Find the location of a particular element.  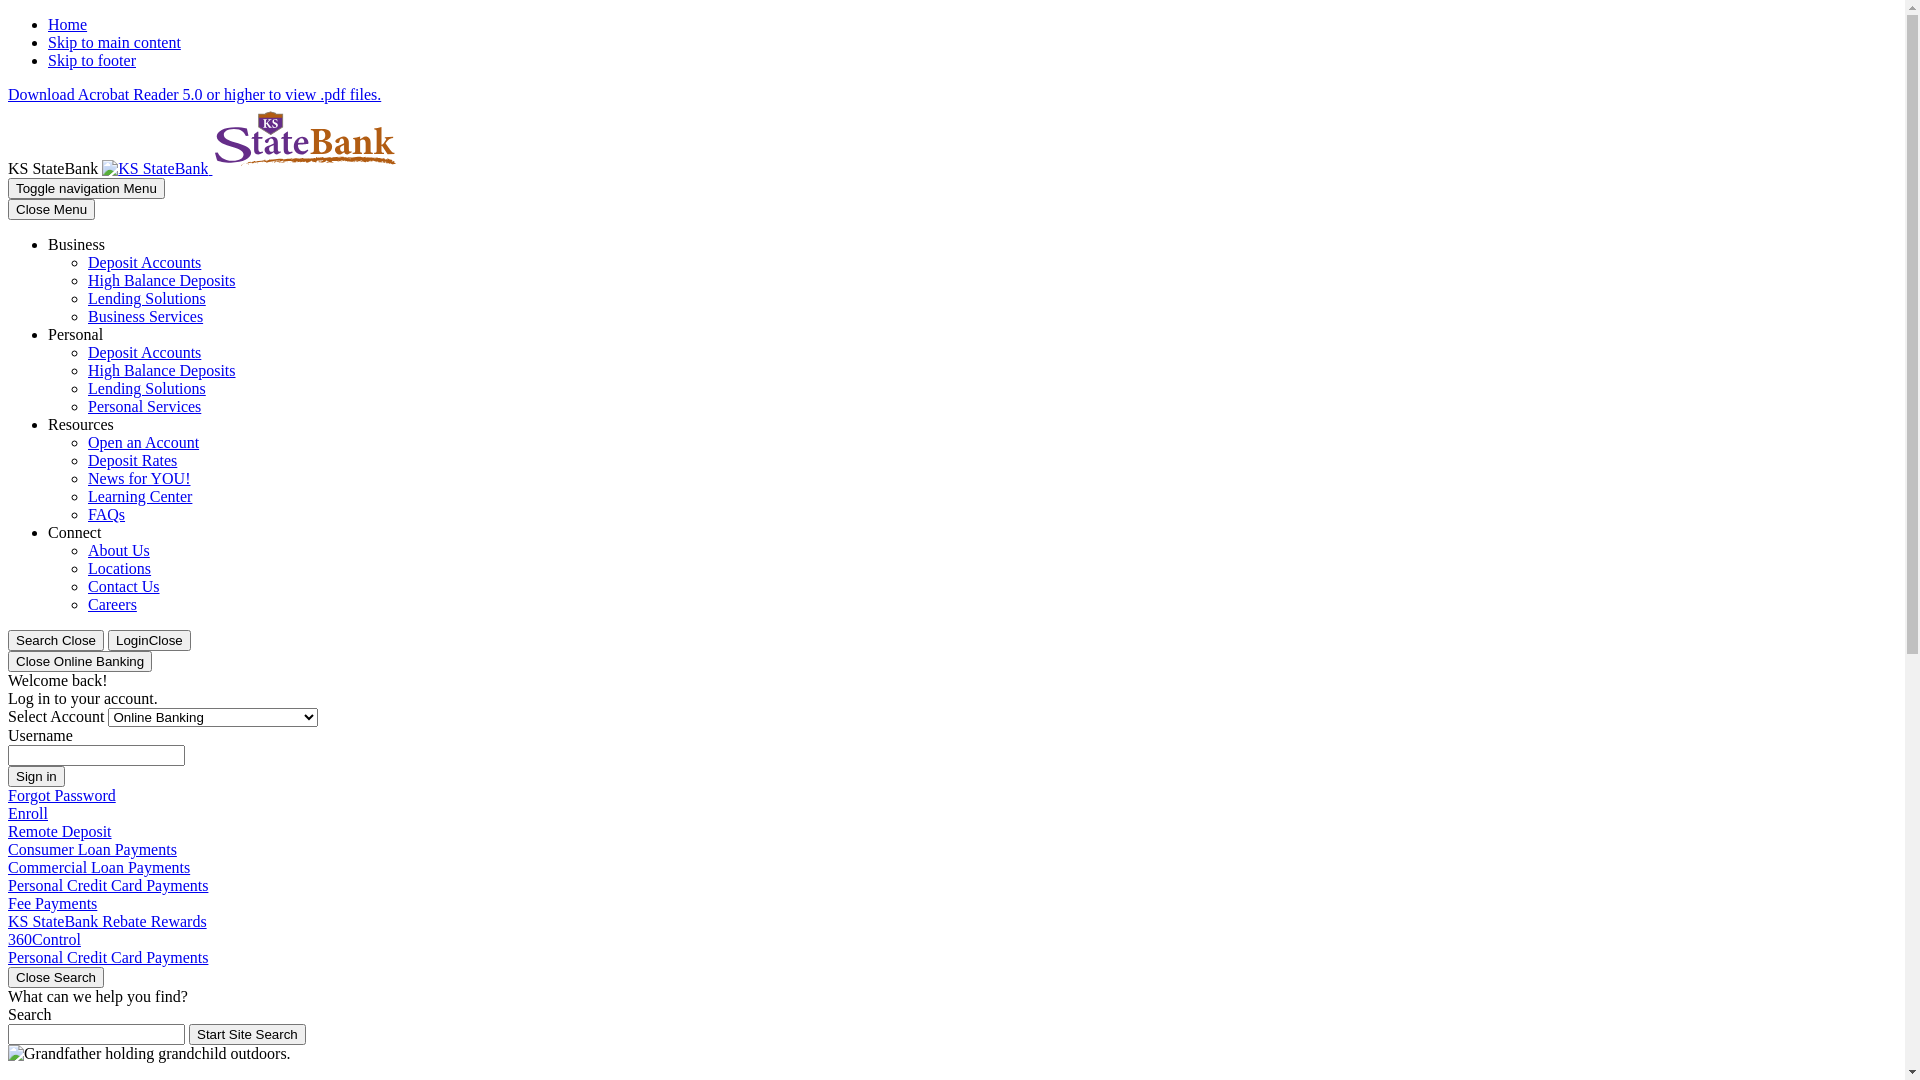

'Enroll' is located at coordinates (28, 813).